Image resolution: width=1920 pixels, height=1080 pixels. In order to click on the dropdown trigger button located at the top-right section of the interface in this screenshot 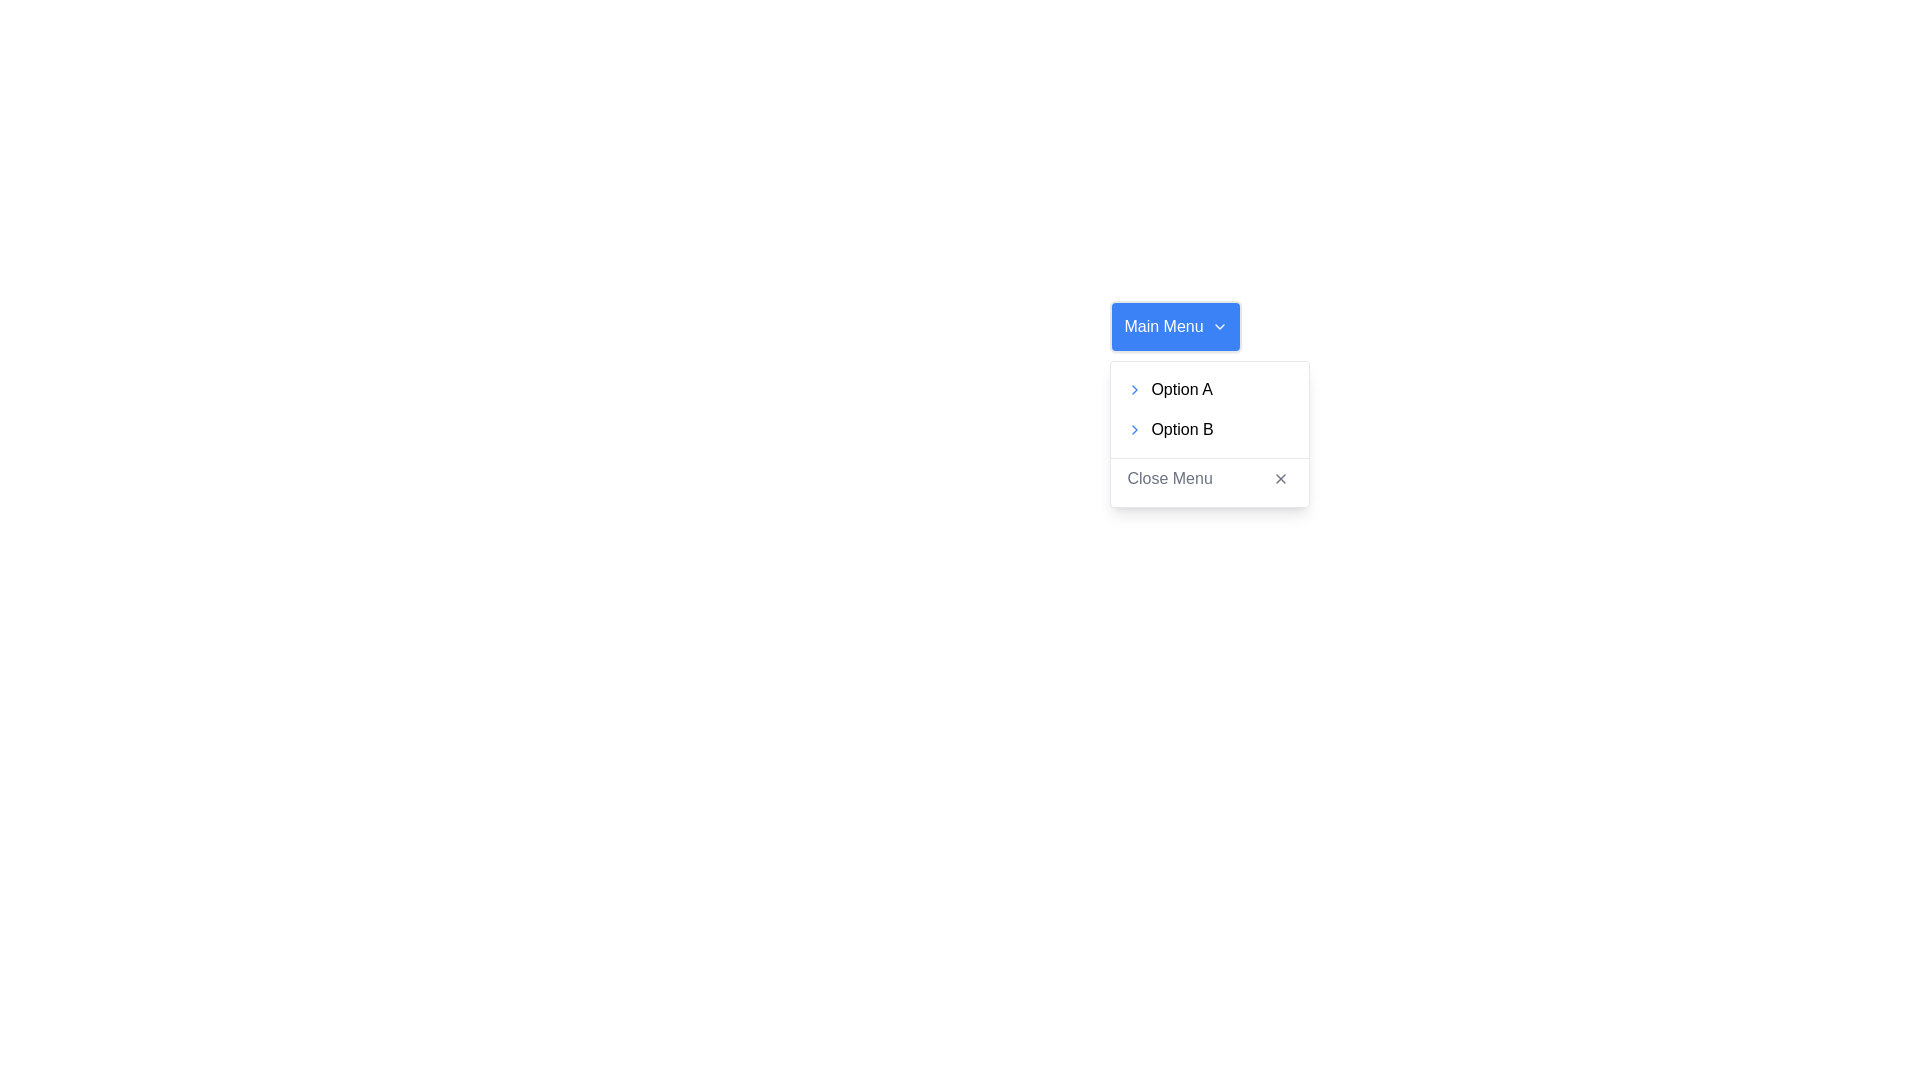, I will do `click(1176, 326)`.